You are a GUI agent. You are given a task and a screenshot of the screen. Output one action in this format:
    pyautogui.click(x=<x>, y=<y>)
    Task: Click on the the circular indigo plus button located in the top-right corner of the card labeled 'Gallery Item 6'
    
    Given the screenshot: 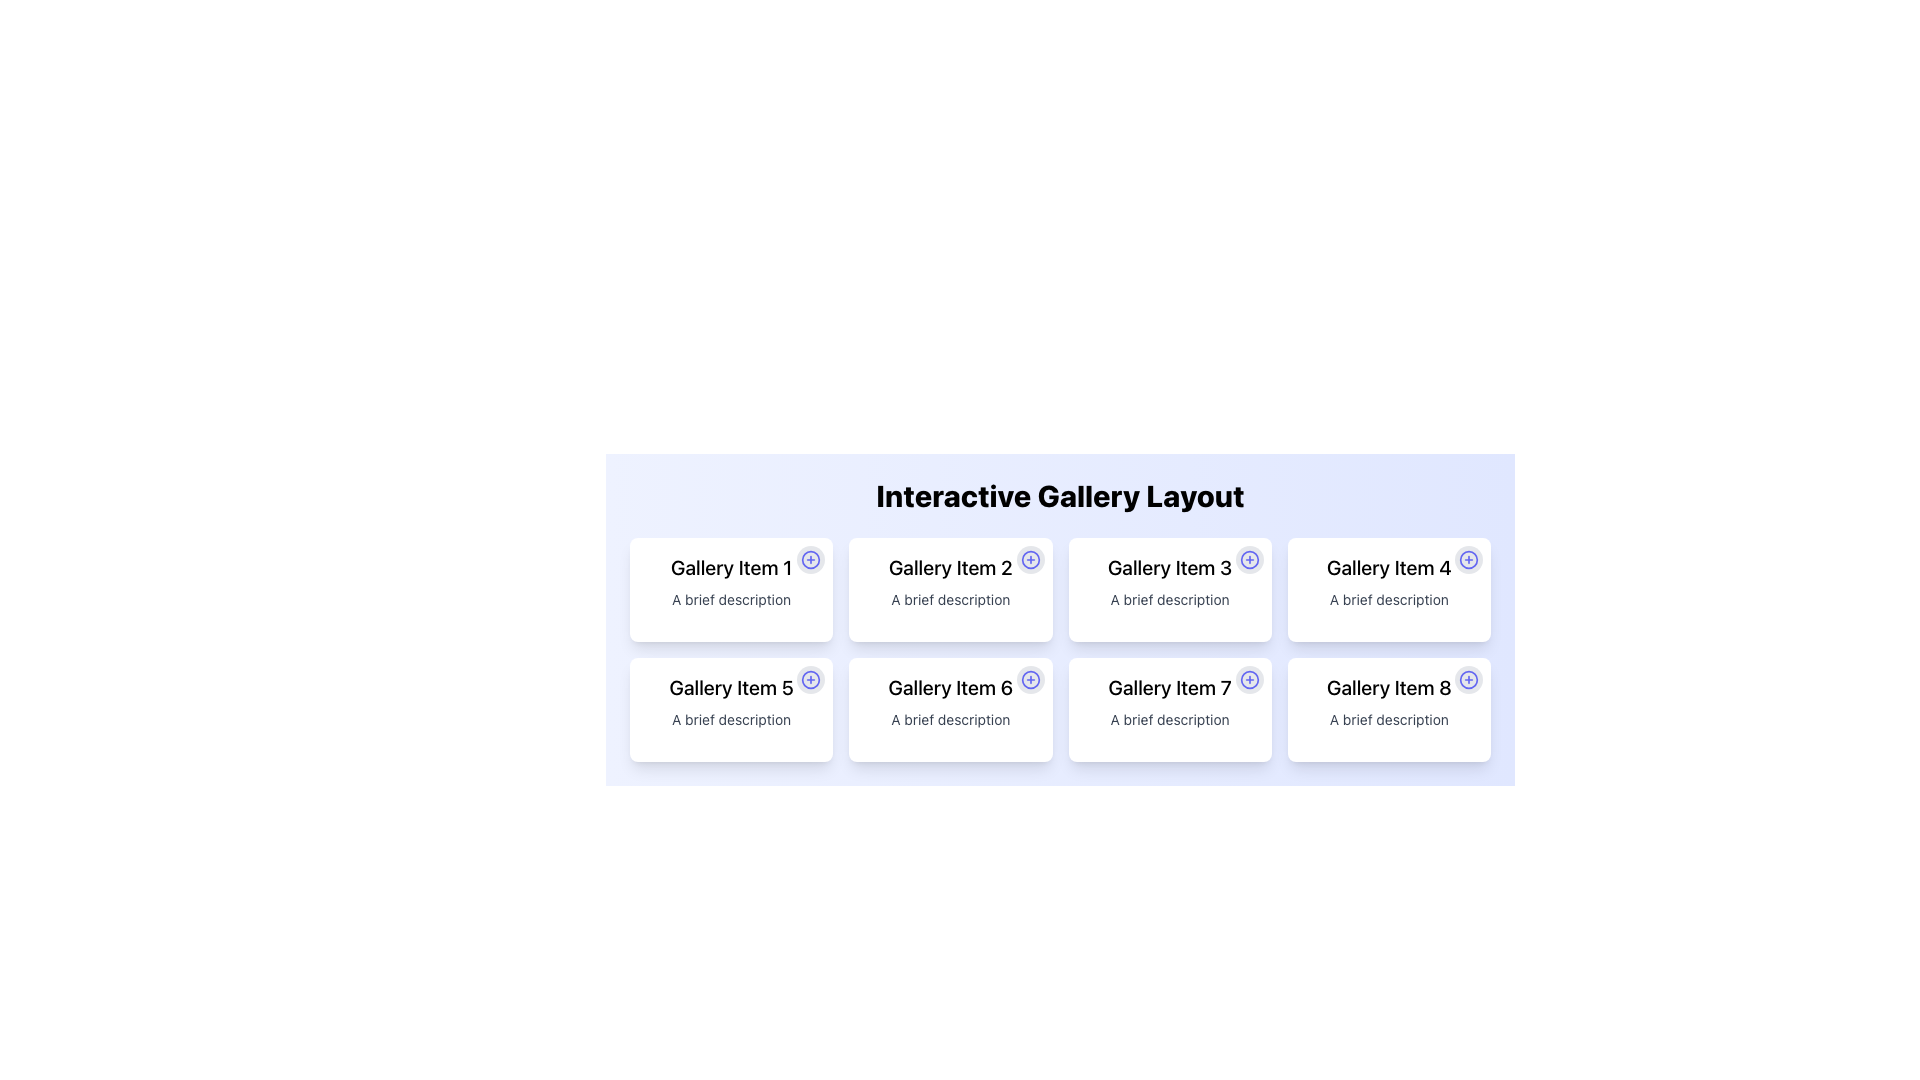 What is the action you would take?
    pyautogui.click(x=1030, y=678)
    